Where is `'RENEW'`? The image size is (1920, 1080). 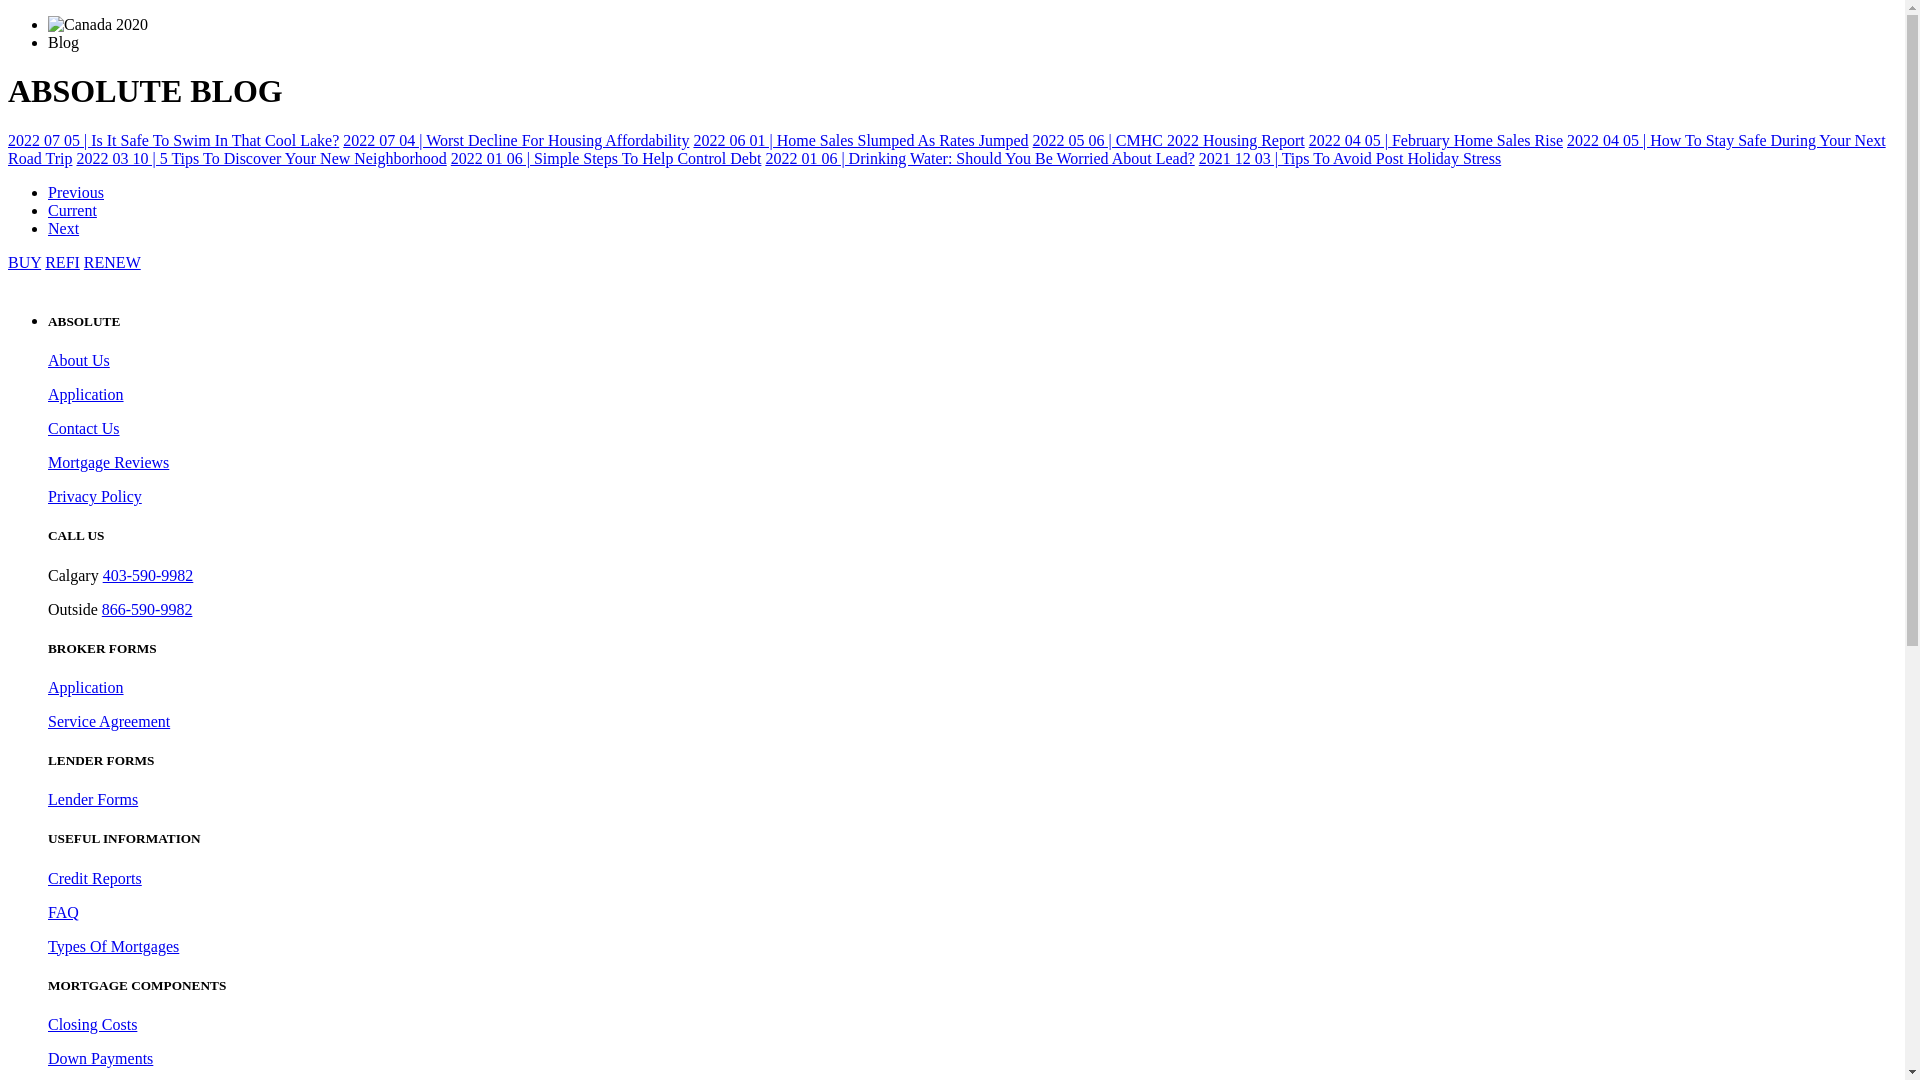
'RENEW' is located at coordinates (111, 261).